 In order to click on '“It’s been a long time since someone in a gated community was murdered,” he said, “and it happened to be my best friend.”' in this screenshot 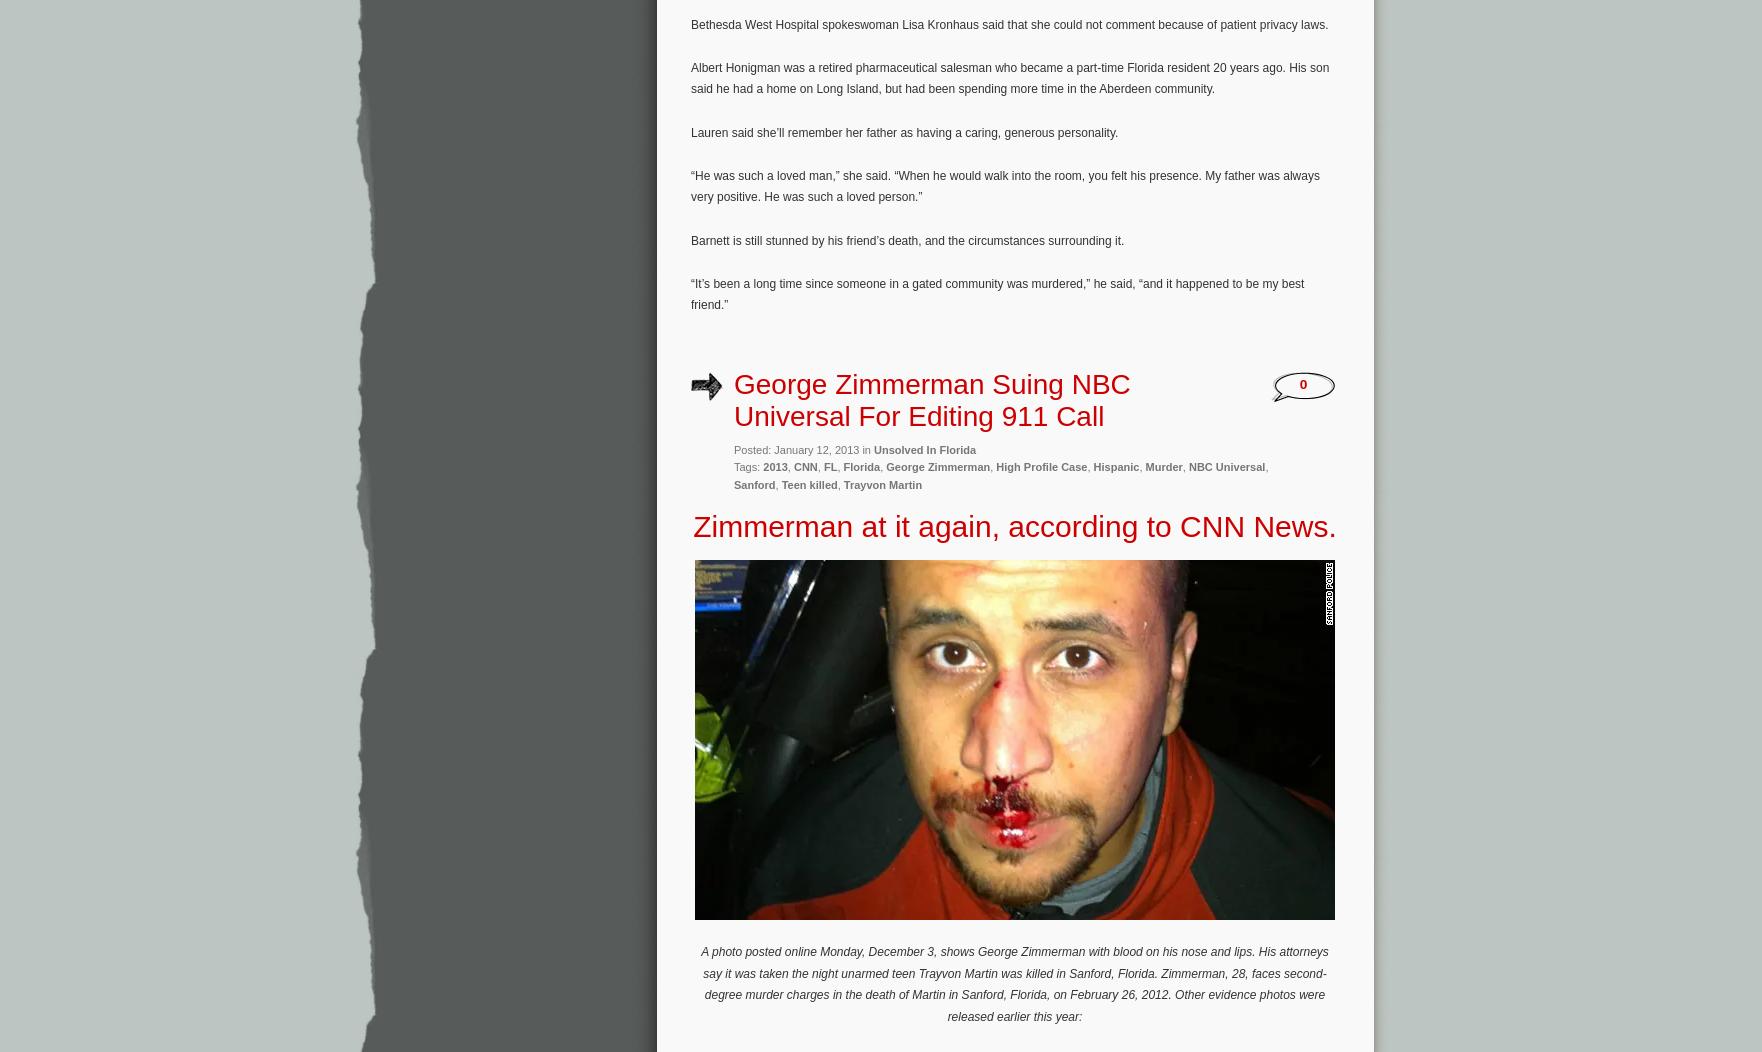, I will do `click(997, 294)`.